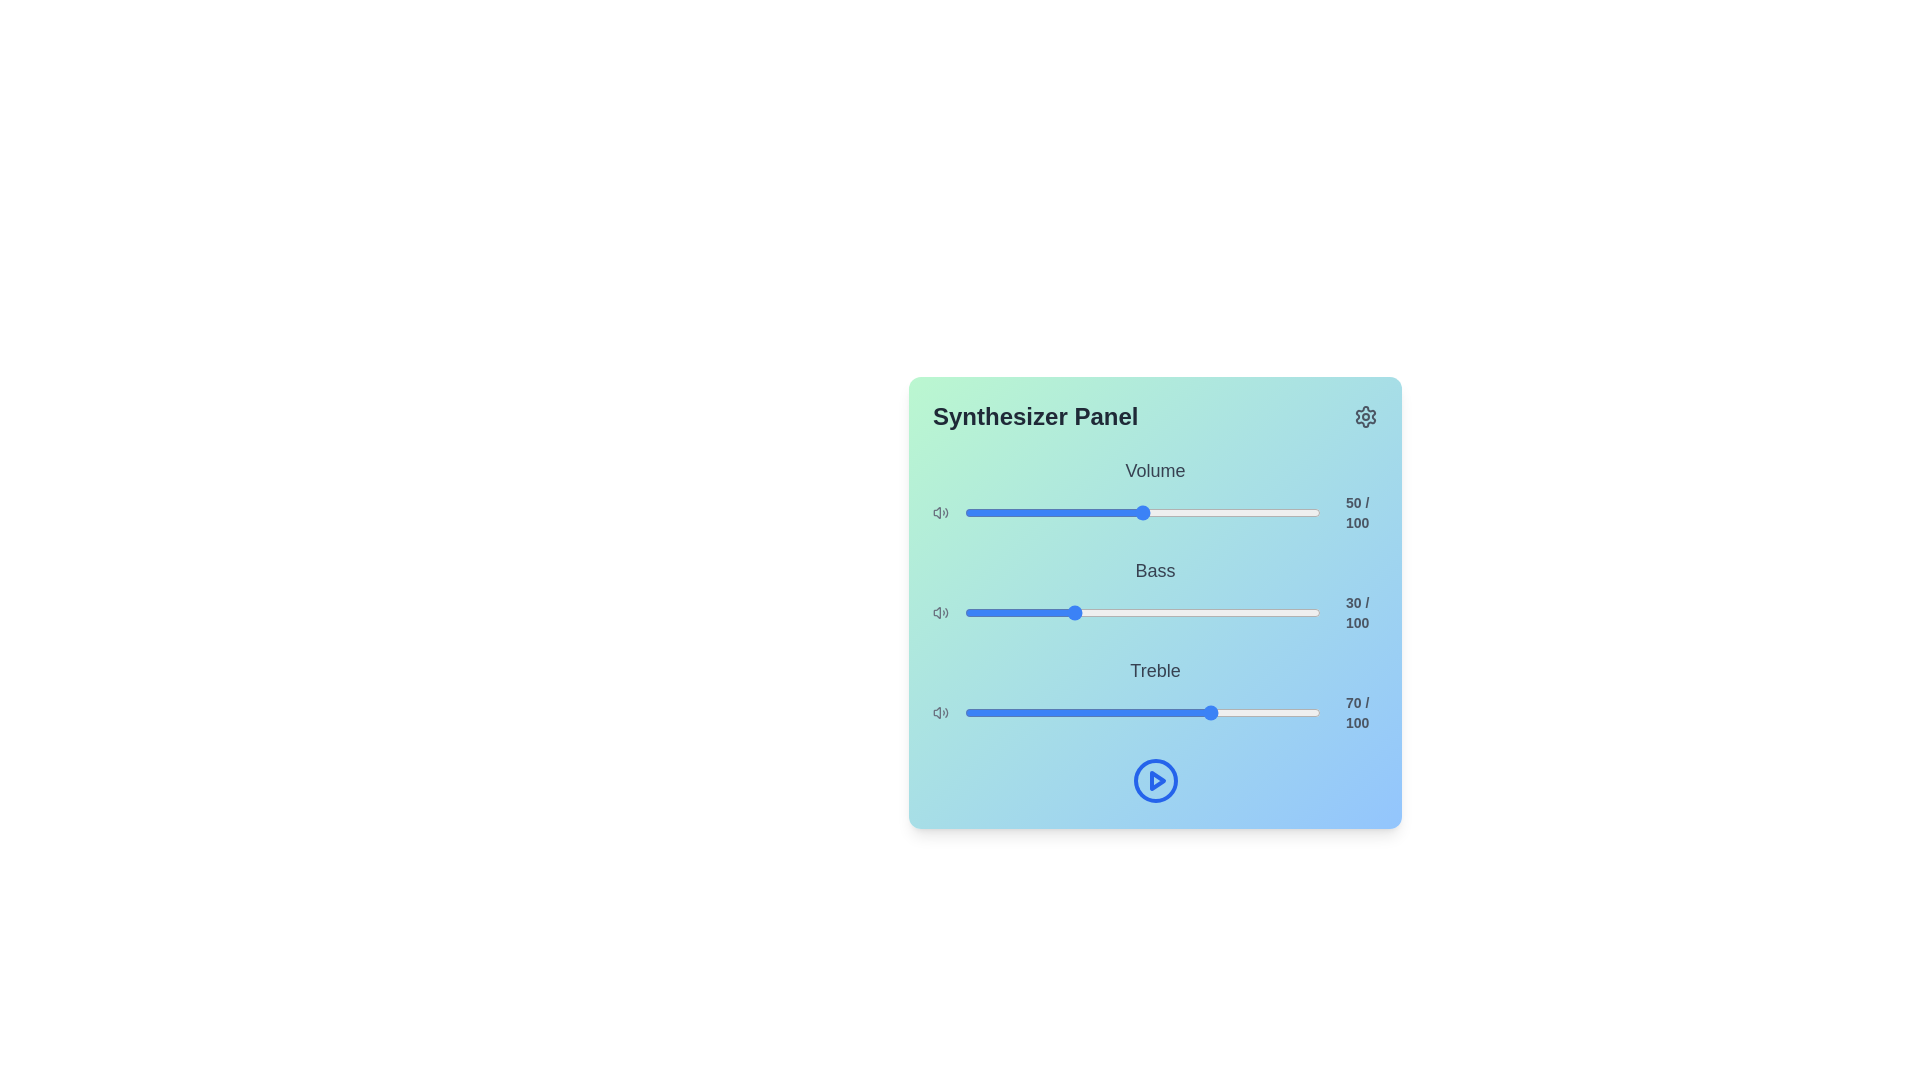  I want to click on the bass slider to set the bass level to 4, so click(979, 612).